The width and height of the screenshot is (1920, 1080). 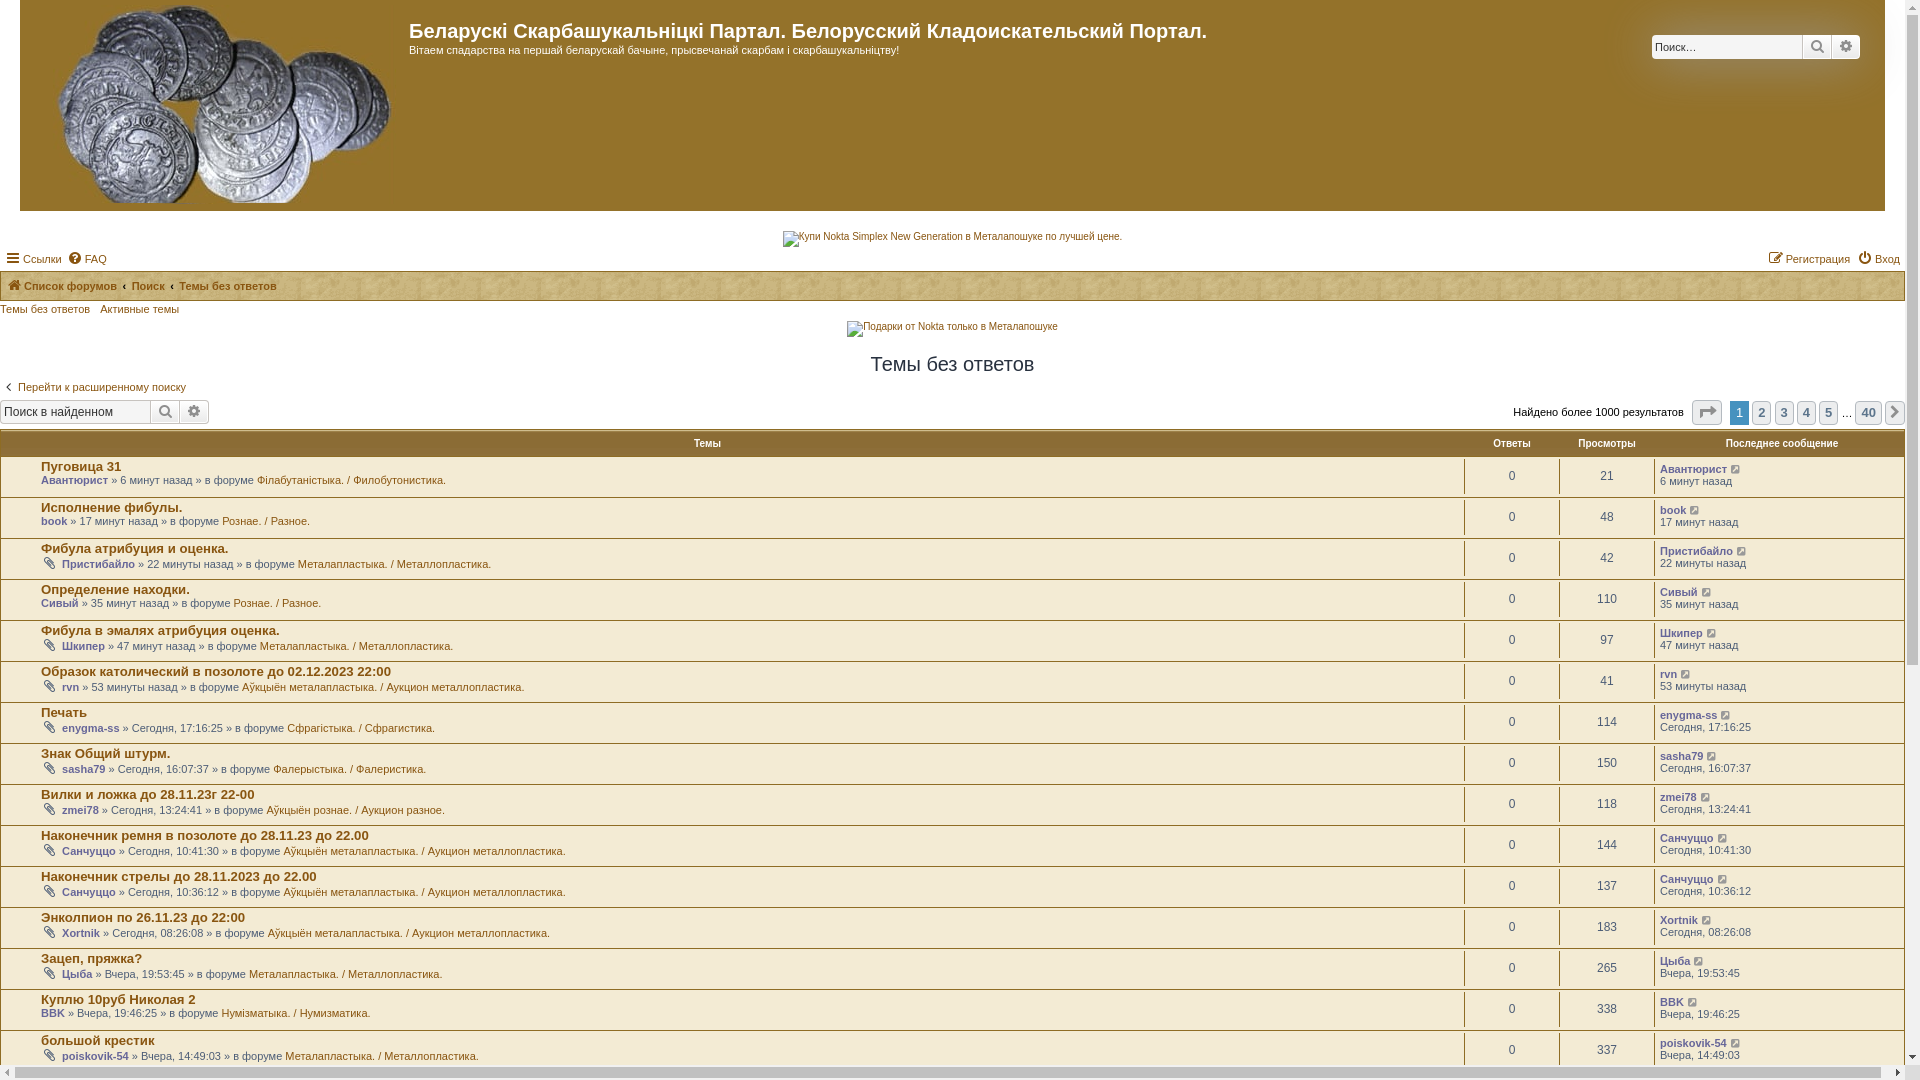 I want to click on 'sasha79', so click(x=82, y=767).